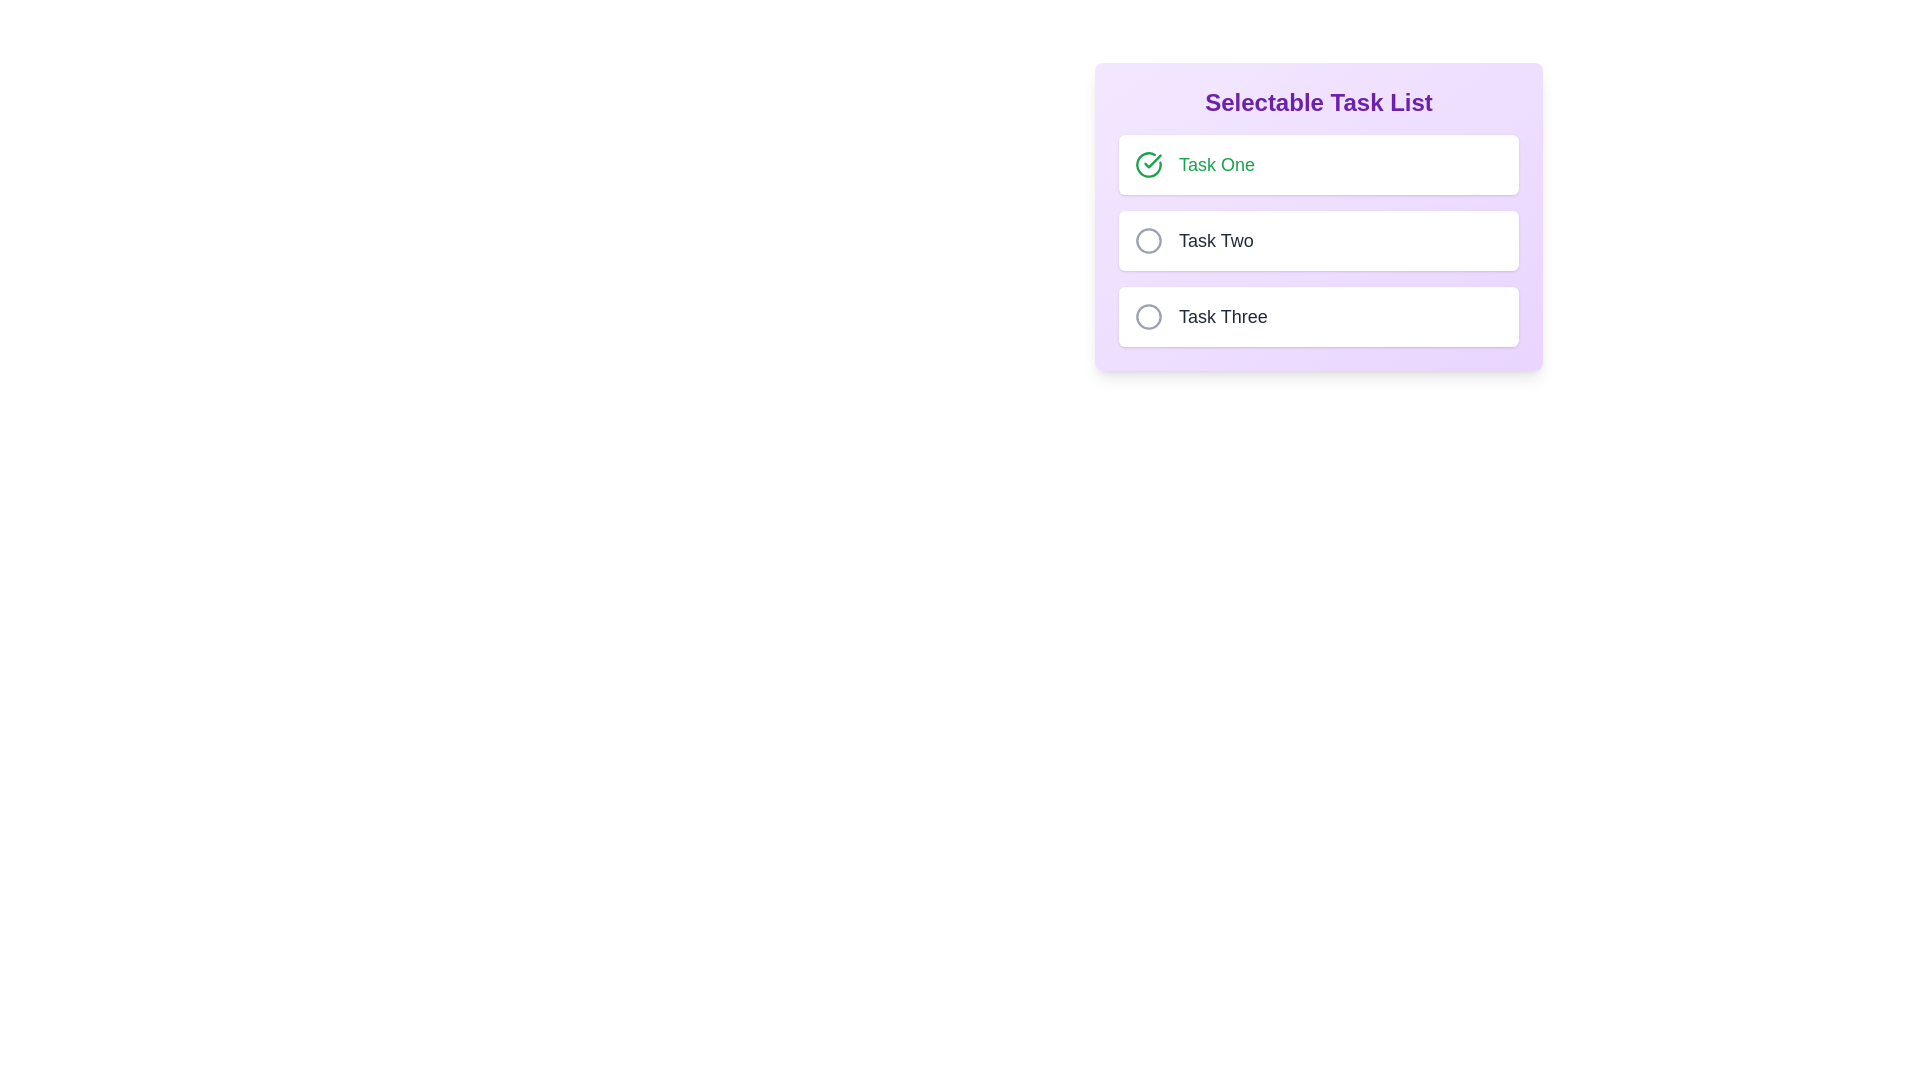 The height and width of the screenshot is (1080, 1920). I want to click on the second selectable task item with a radio button in the light purple card titled 'Selectable Task List', so click(1319, 239).